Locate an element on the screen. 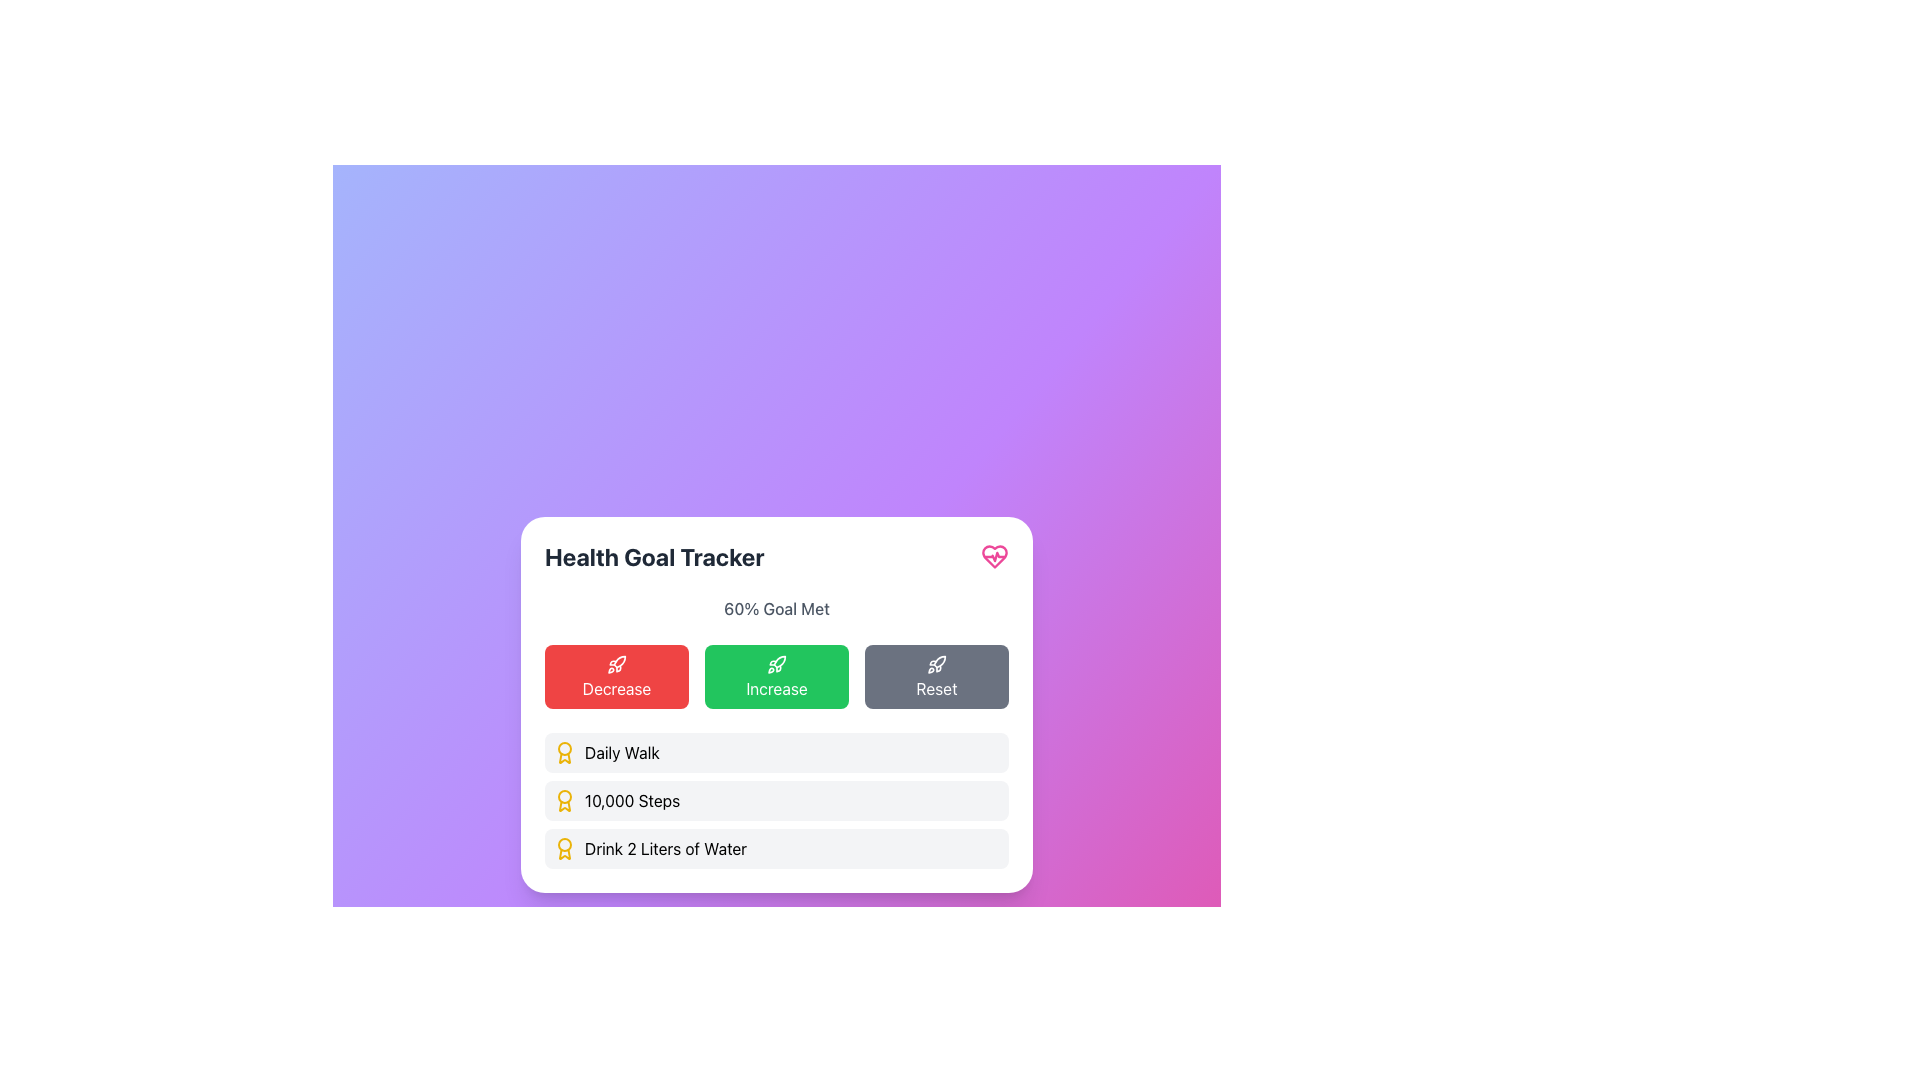 The height and width of the screenshot is (1080, 1920). the 'Drink 2 Liters of Water' goal icon in the health tracker interface, which is the third element in the list under the Health Goal Tracker section, positioned below the '10,000 Steps' badge icon and above the 'Decrease' button is located at coordinates (564, 854).